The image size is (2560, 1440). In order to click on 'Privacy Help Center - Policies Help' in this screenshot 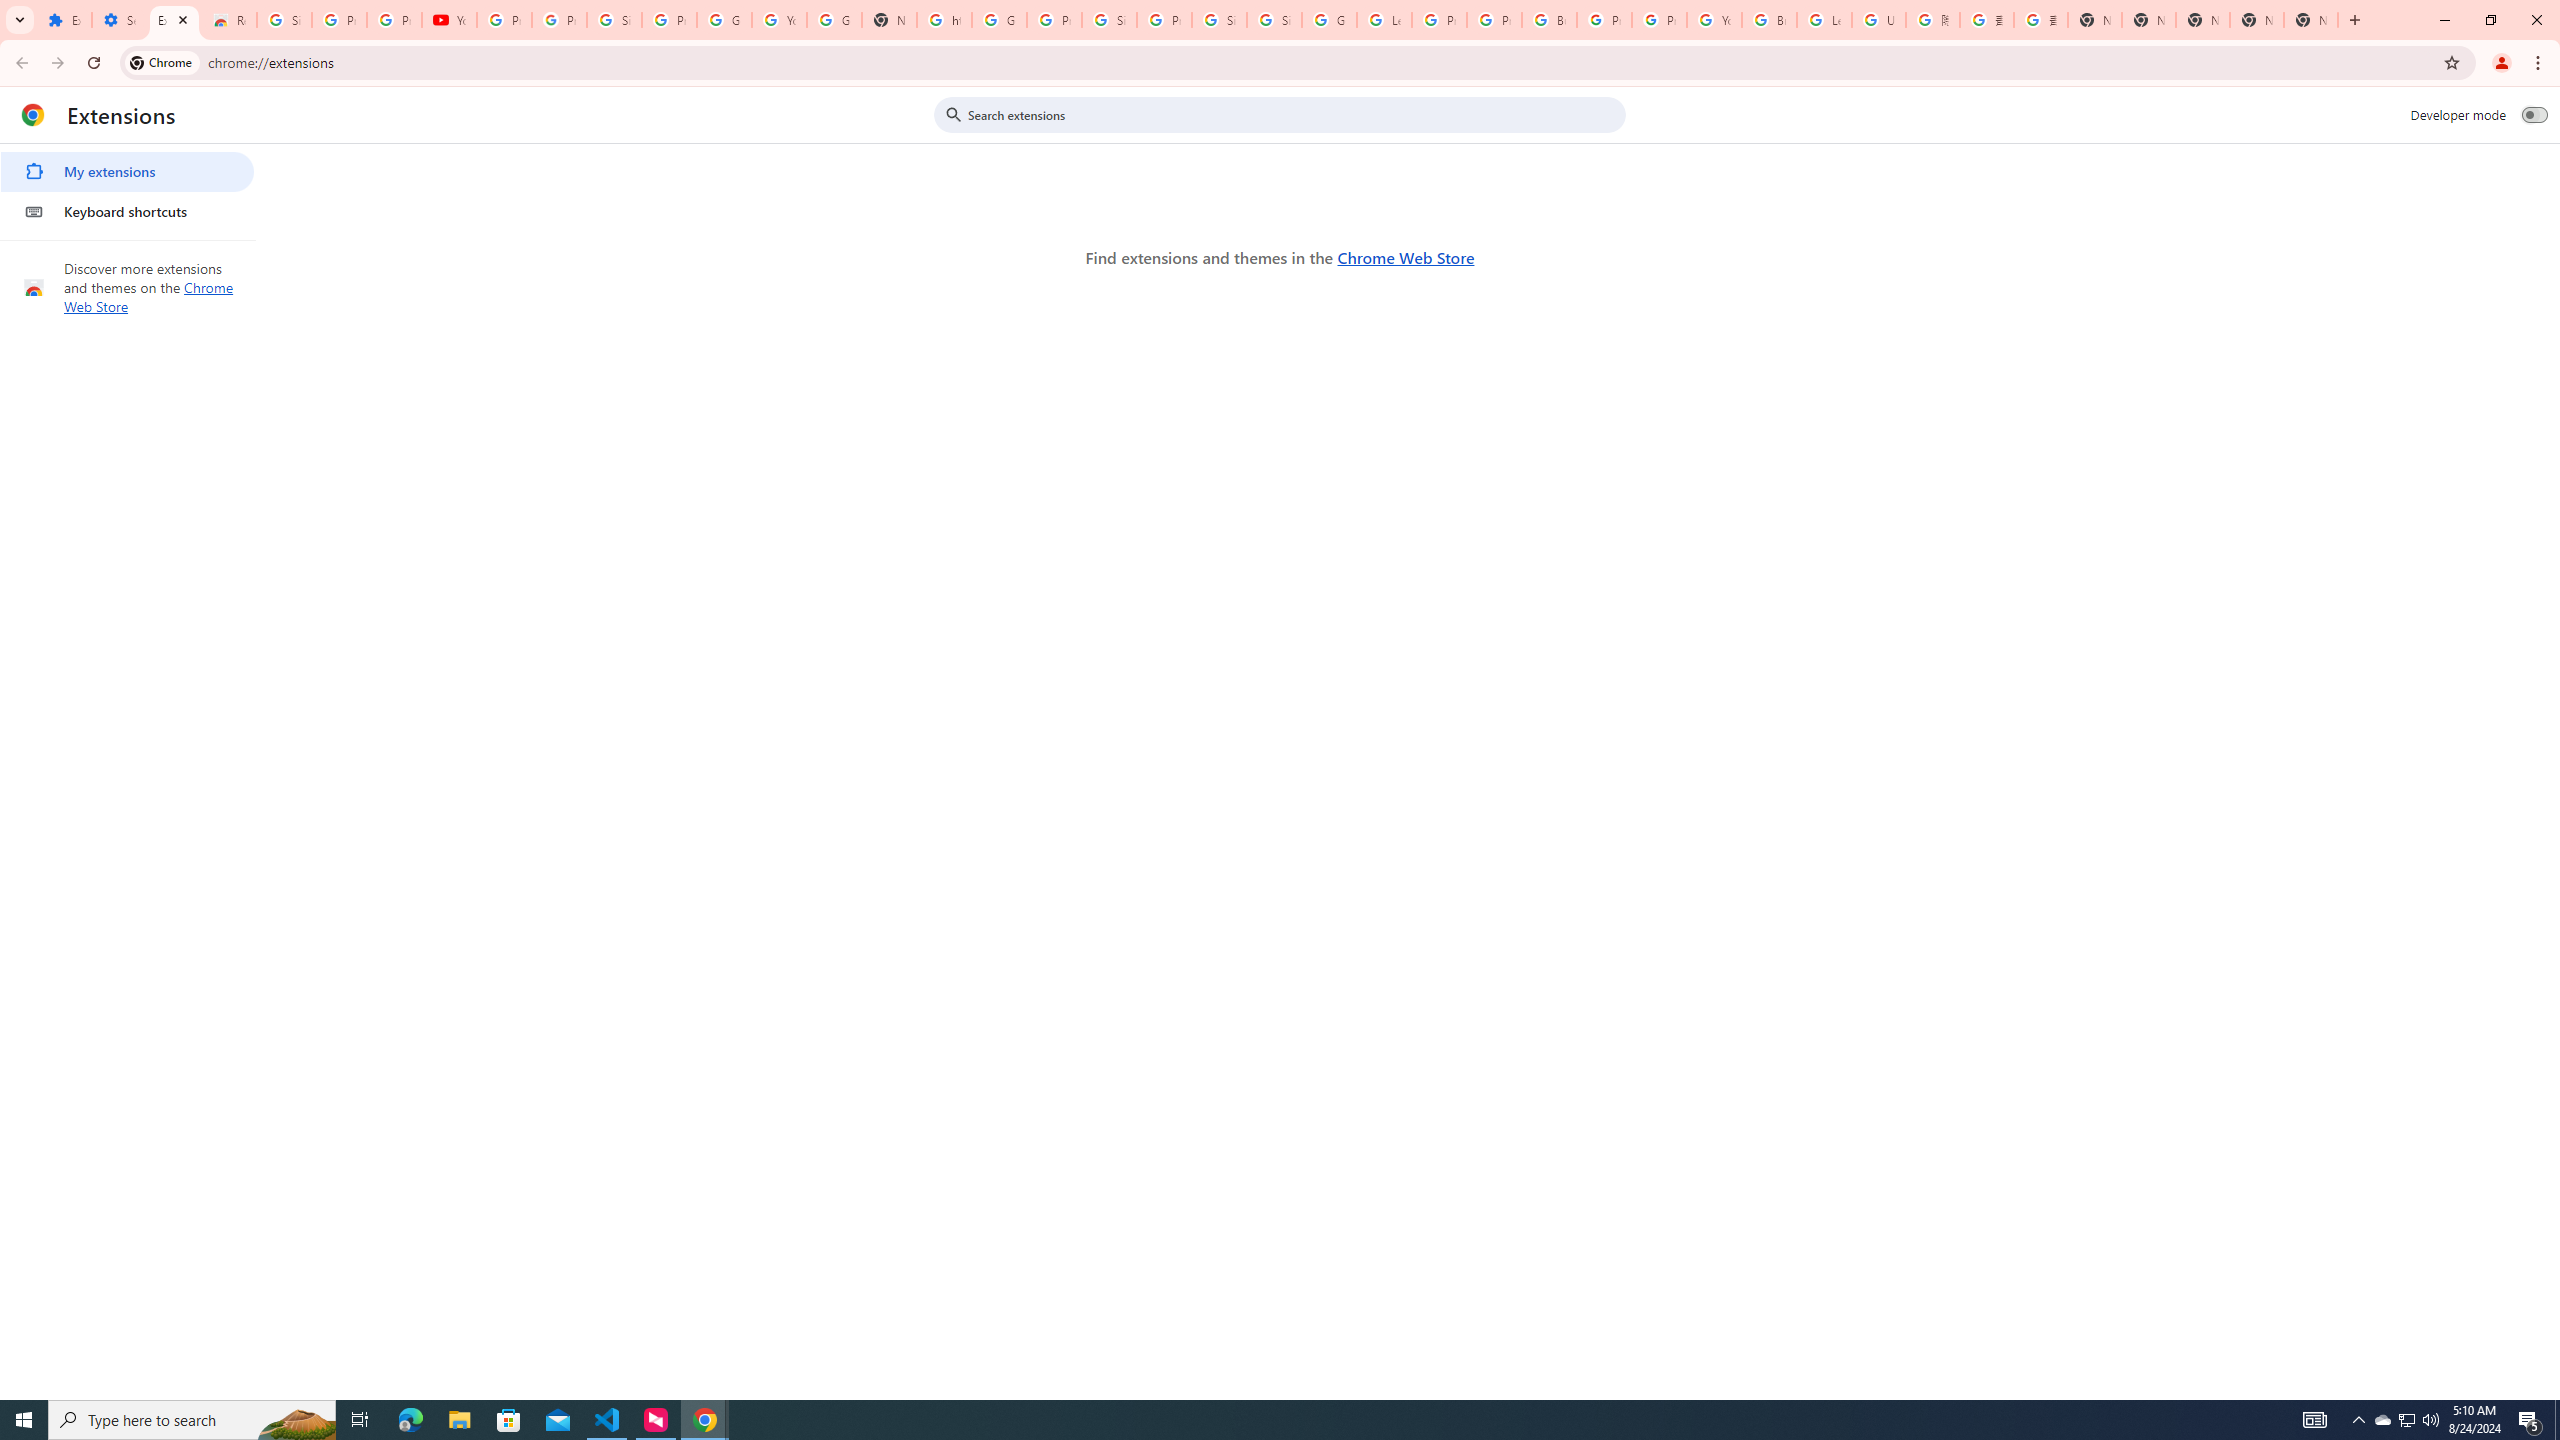, I will do `click(1495, 19)`.